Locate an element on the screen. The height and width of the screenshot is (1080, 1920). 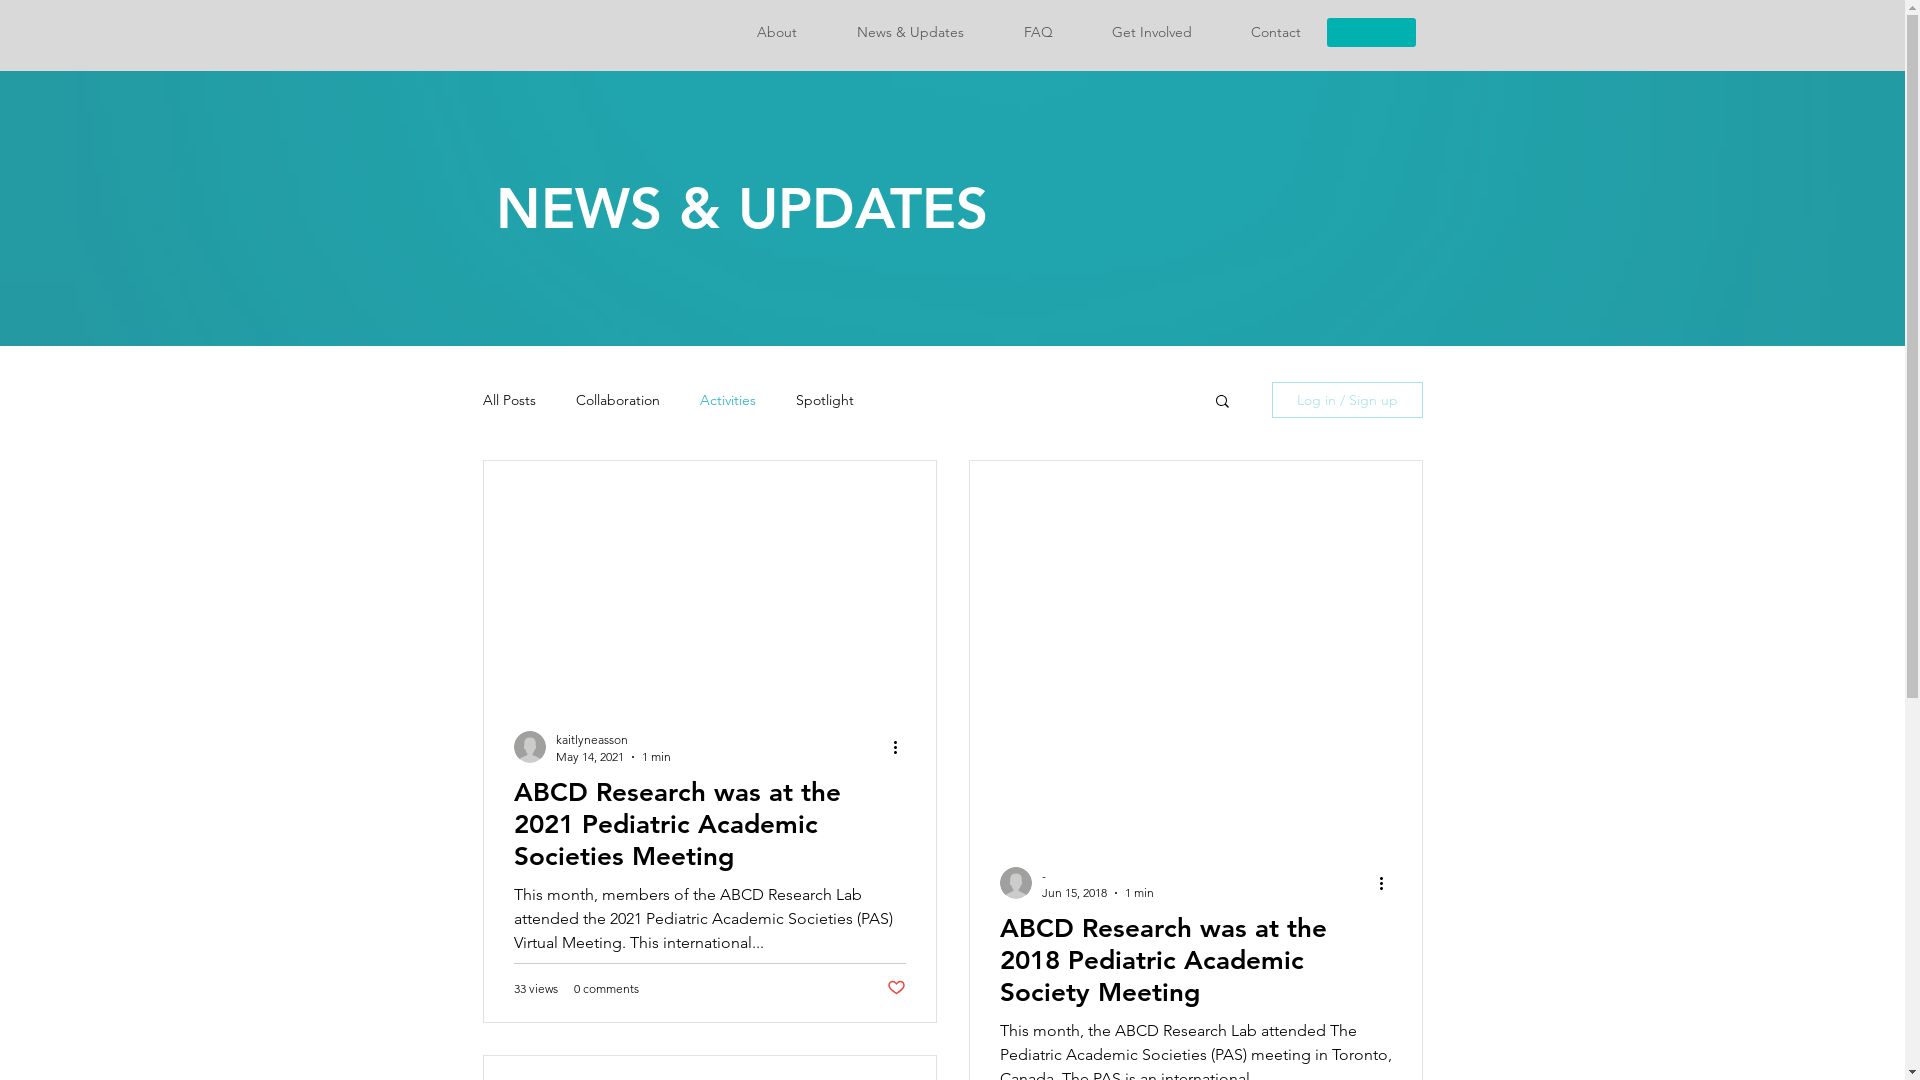
'Log in / Sign up' is located at coordinates (1274, 400).